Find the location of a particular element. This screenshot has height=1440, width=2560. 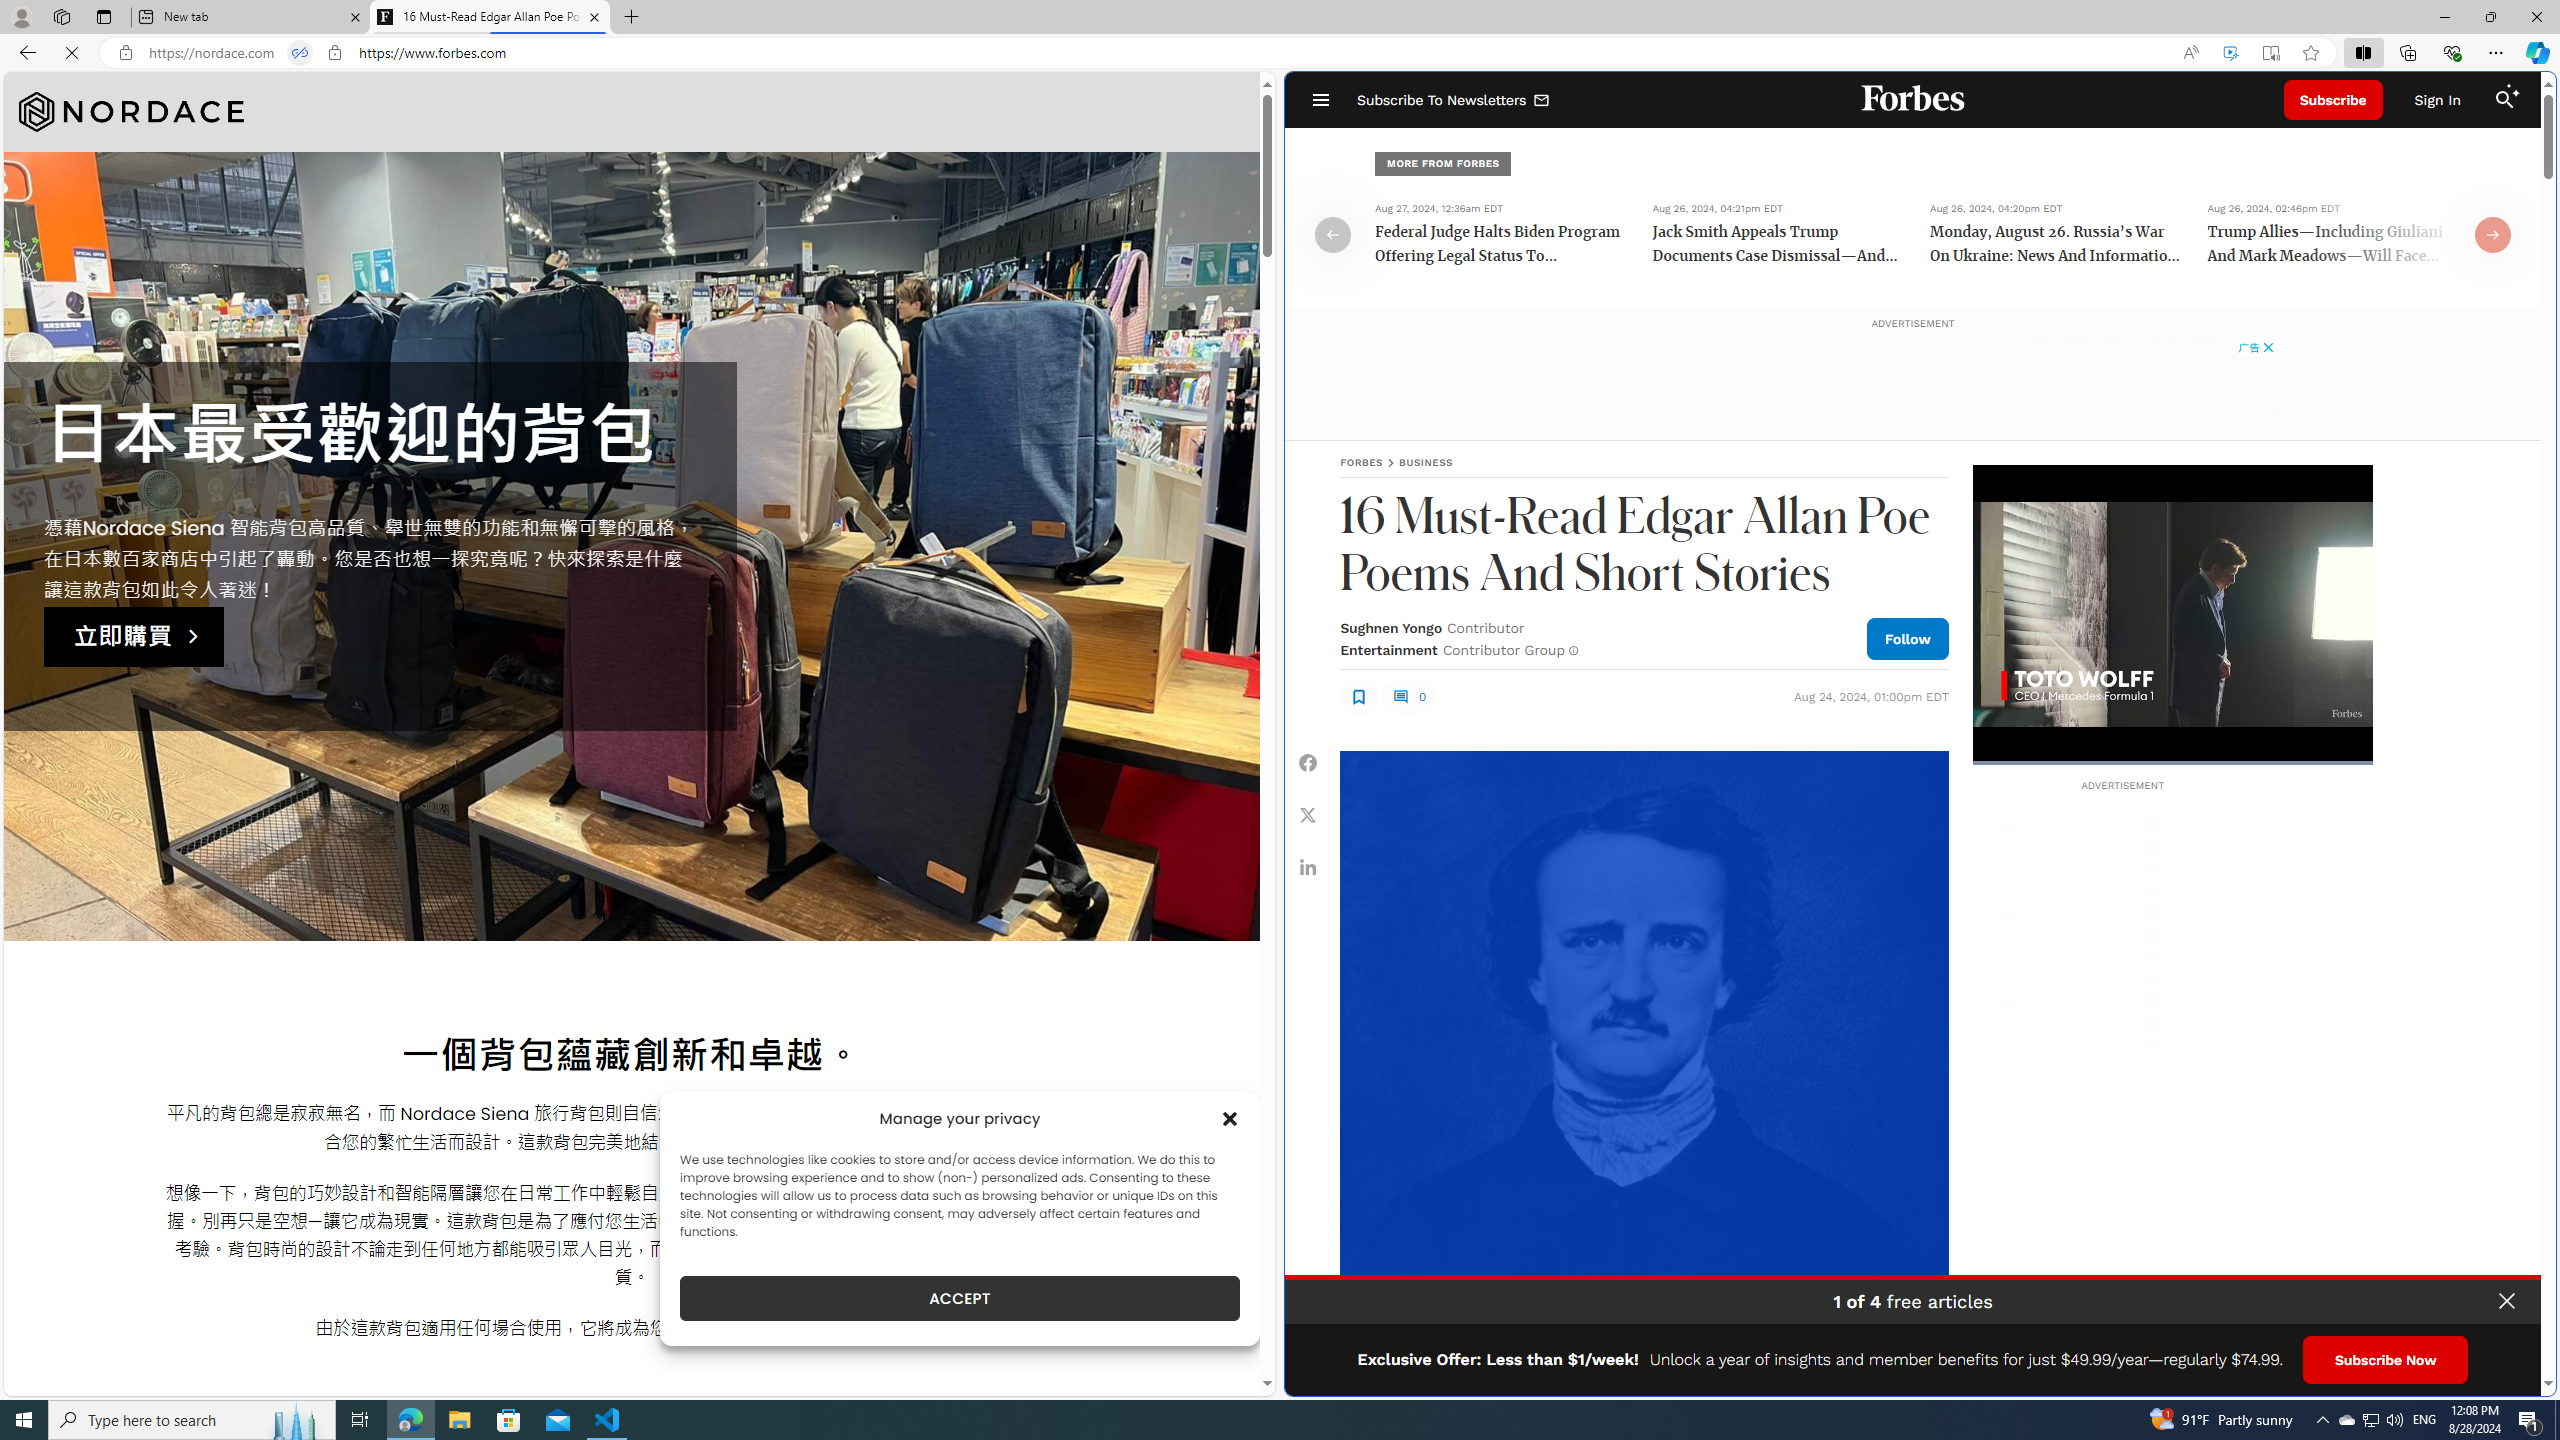

'Class: fs-icon fs-icon--linkedin' is located at coordinates (1308, 866).